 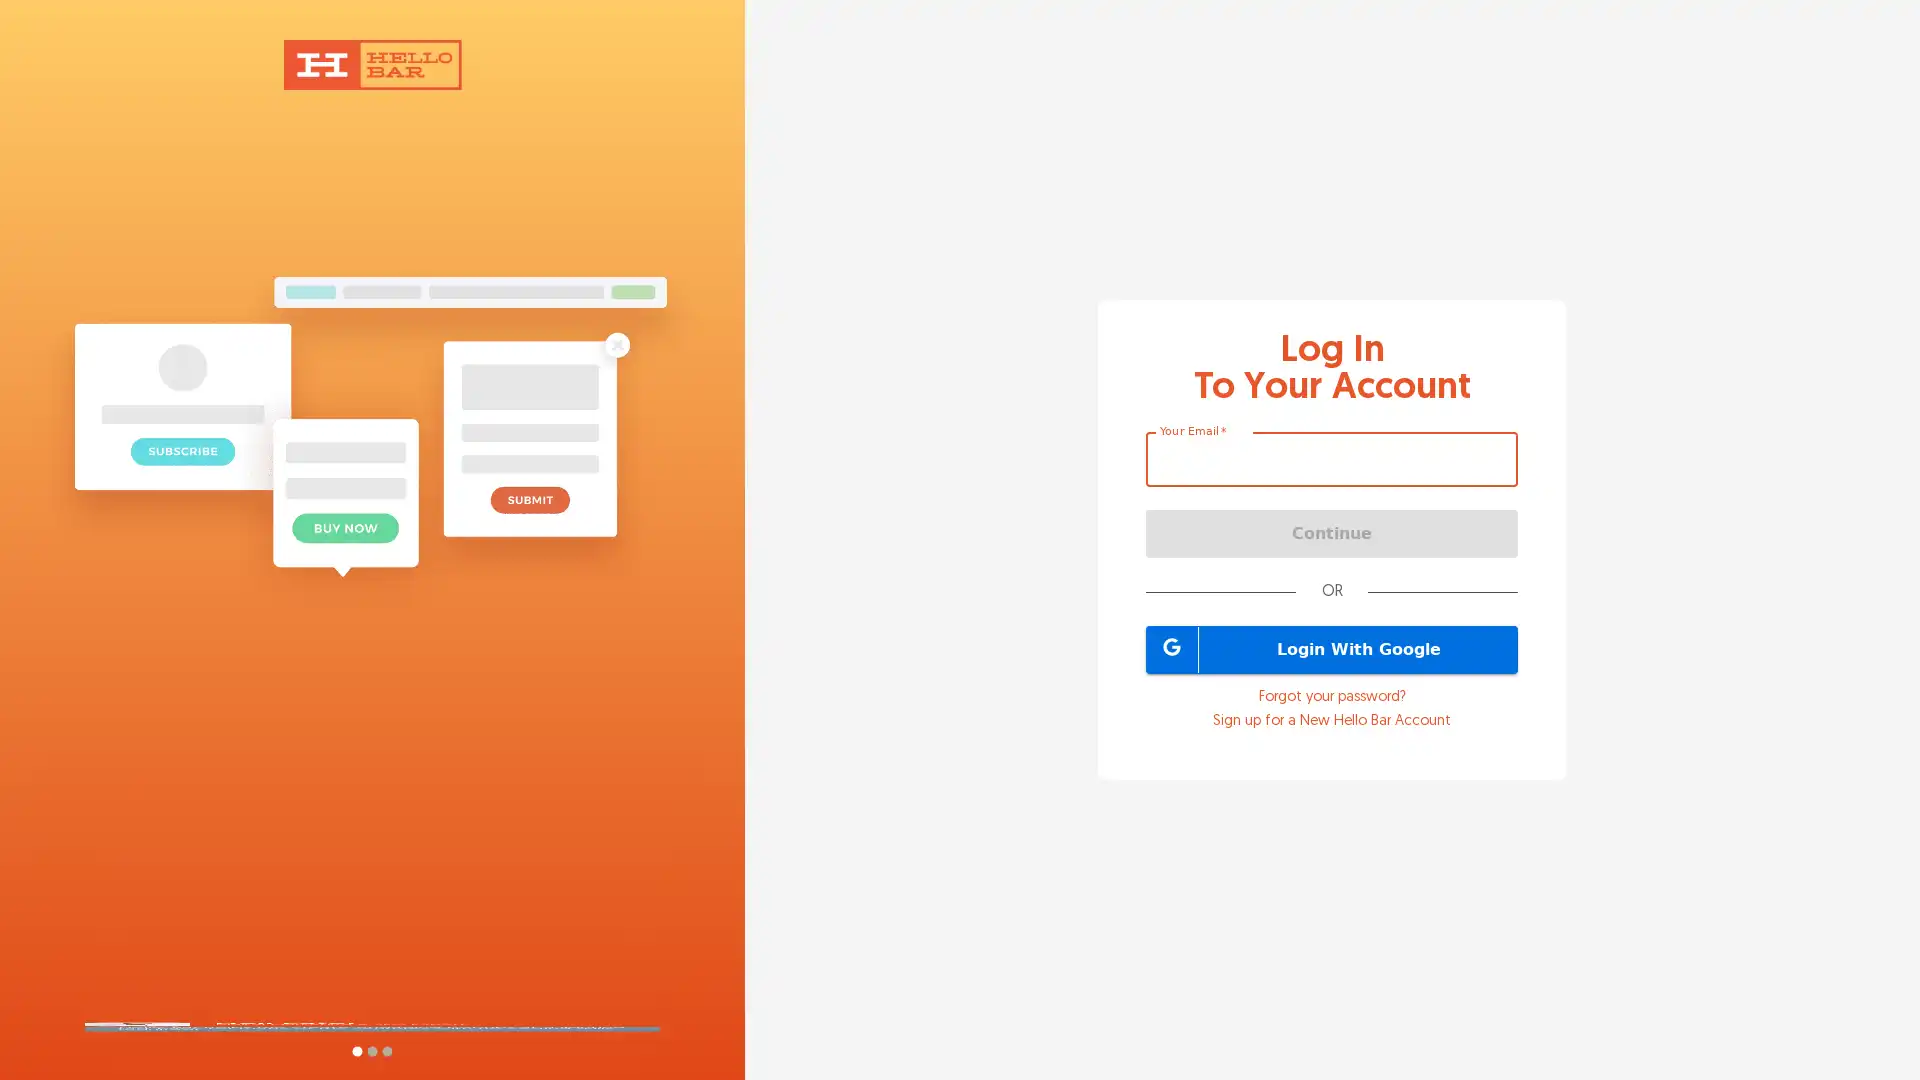 What do you see at coordinates (371, 1050) in the screenshot?
I see `carousel indicator 2` at bounding box center [371, 1050].